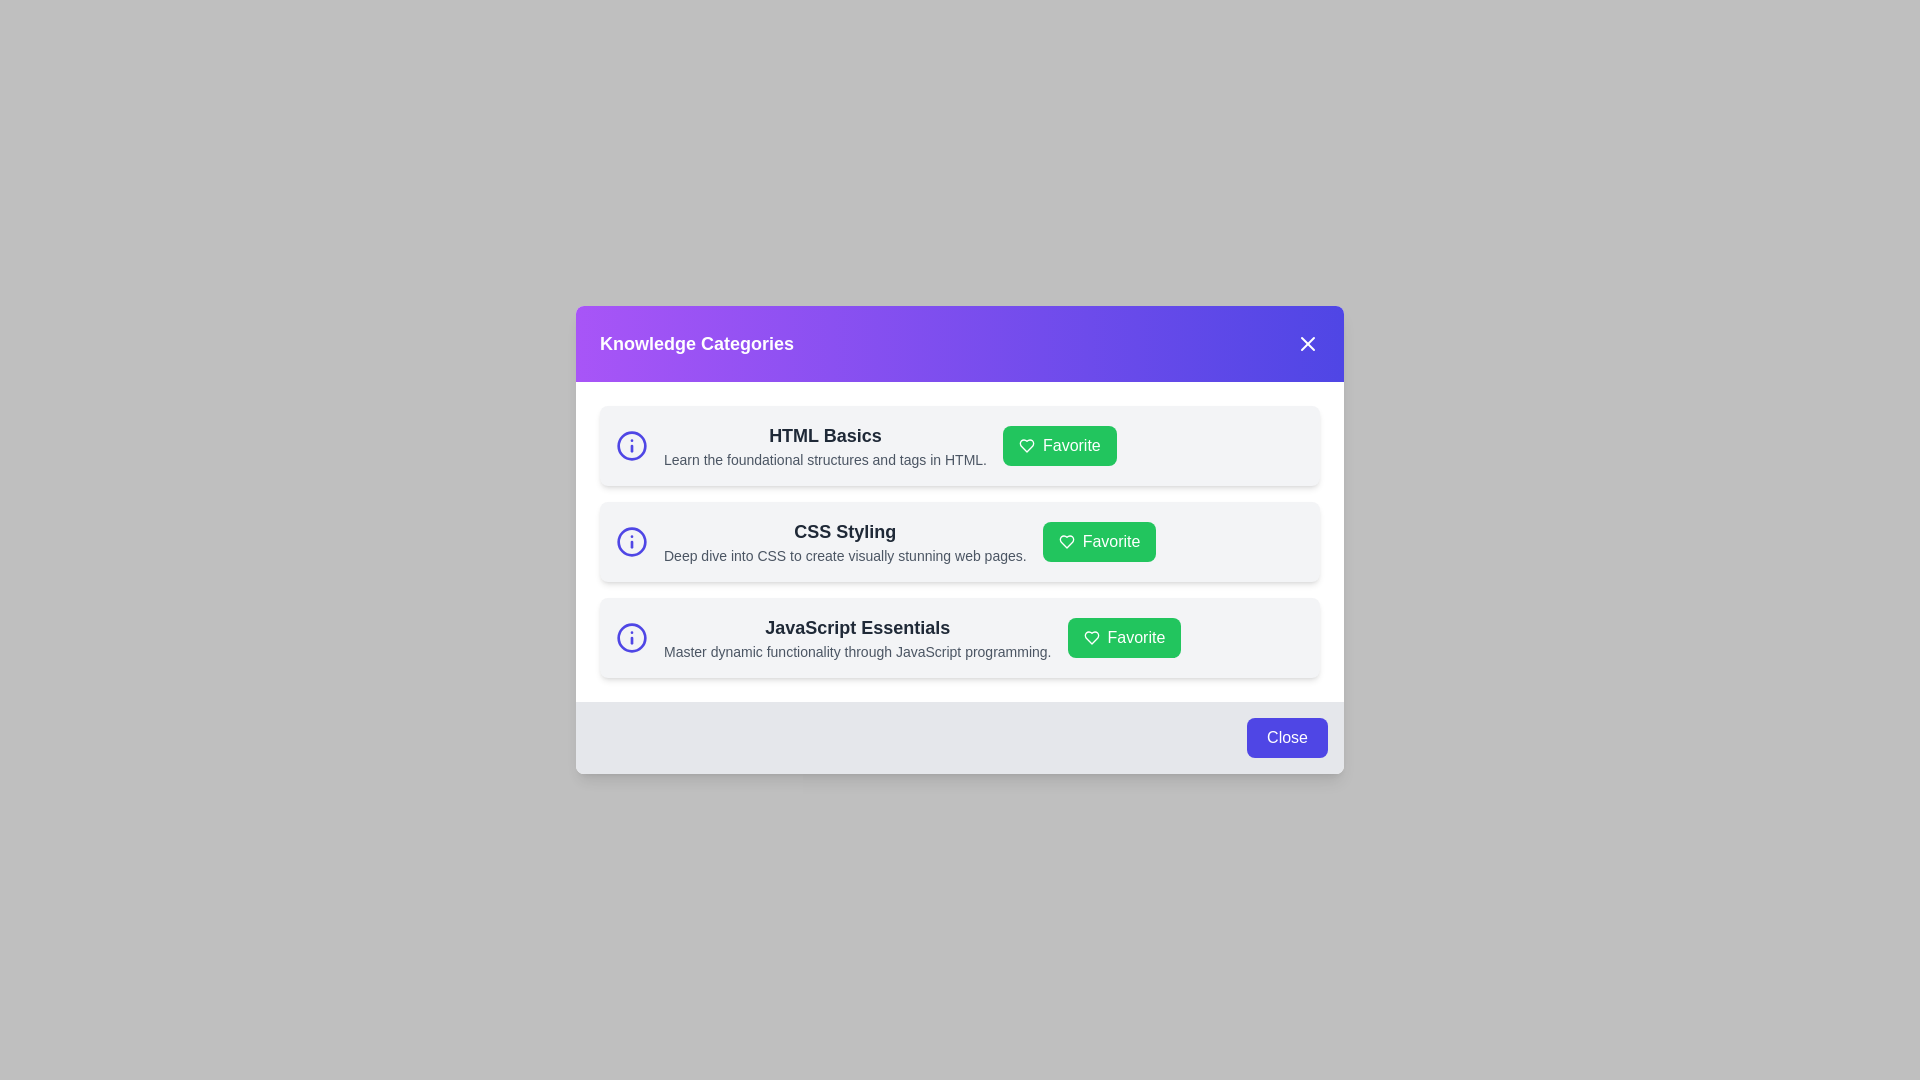  What do you see at coordinates (857, 637) in the screenshot?
I see `text block that provides information about 'JavaScript Essentials', which is located below the 'CSS Styling' element and above the 'Favorite' button in a centered modal window` at bounding box center [857, 637].